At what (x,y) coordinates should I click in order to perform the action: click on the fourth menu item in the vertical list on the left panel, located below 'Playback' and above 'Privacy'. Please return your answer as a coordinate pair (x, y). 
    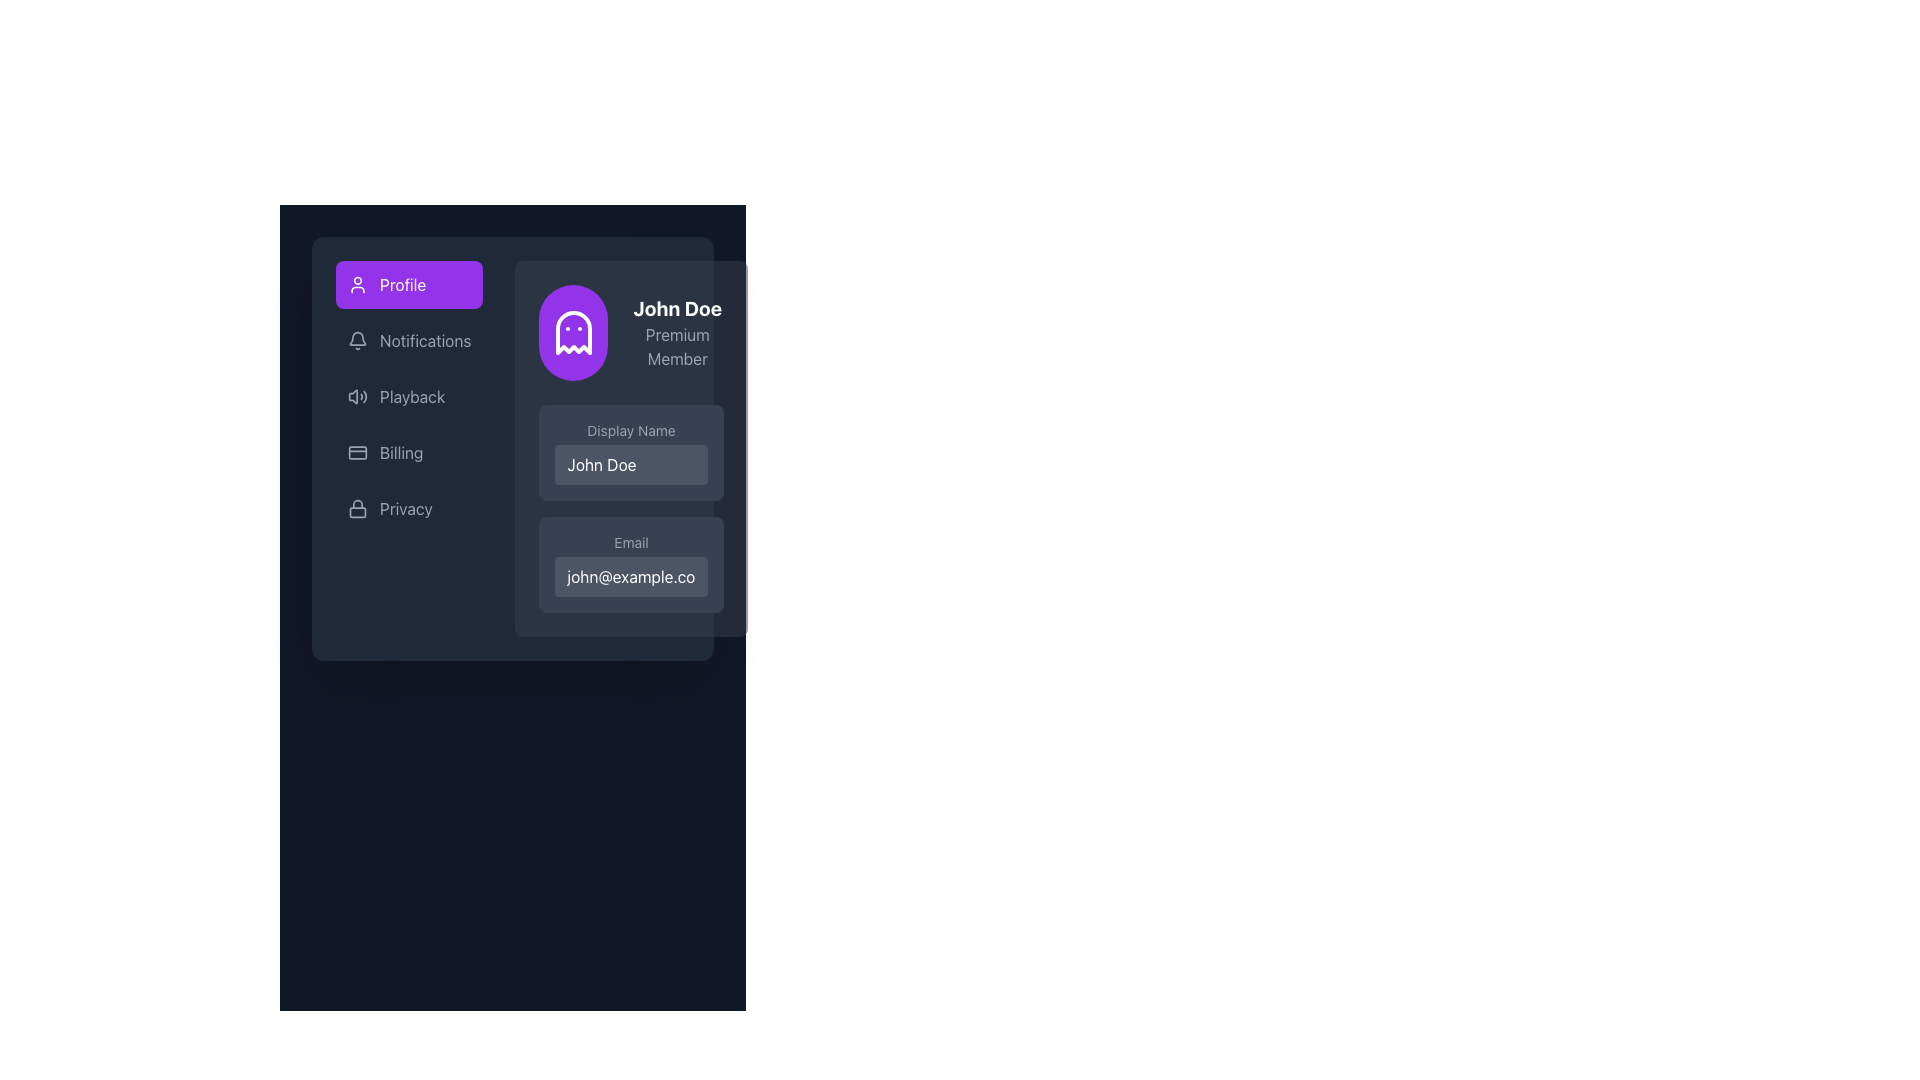
    Looking at the image, I should click on (408, 452).